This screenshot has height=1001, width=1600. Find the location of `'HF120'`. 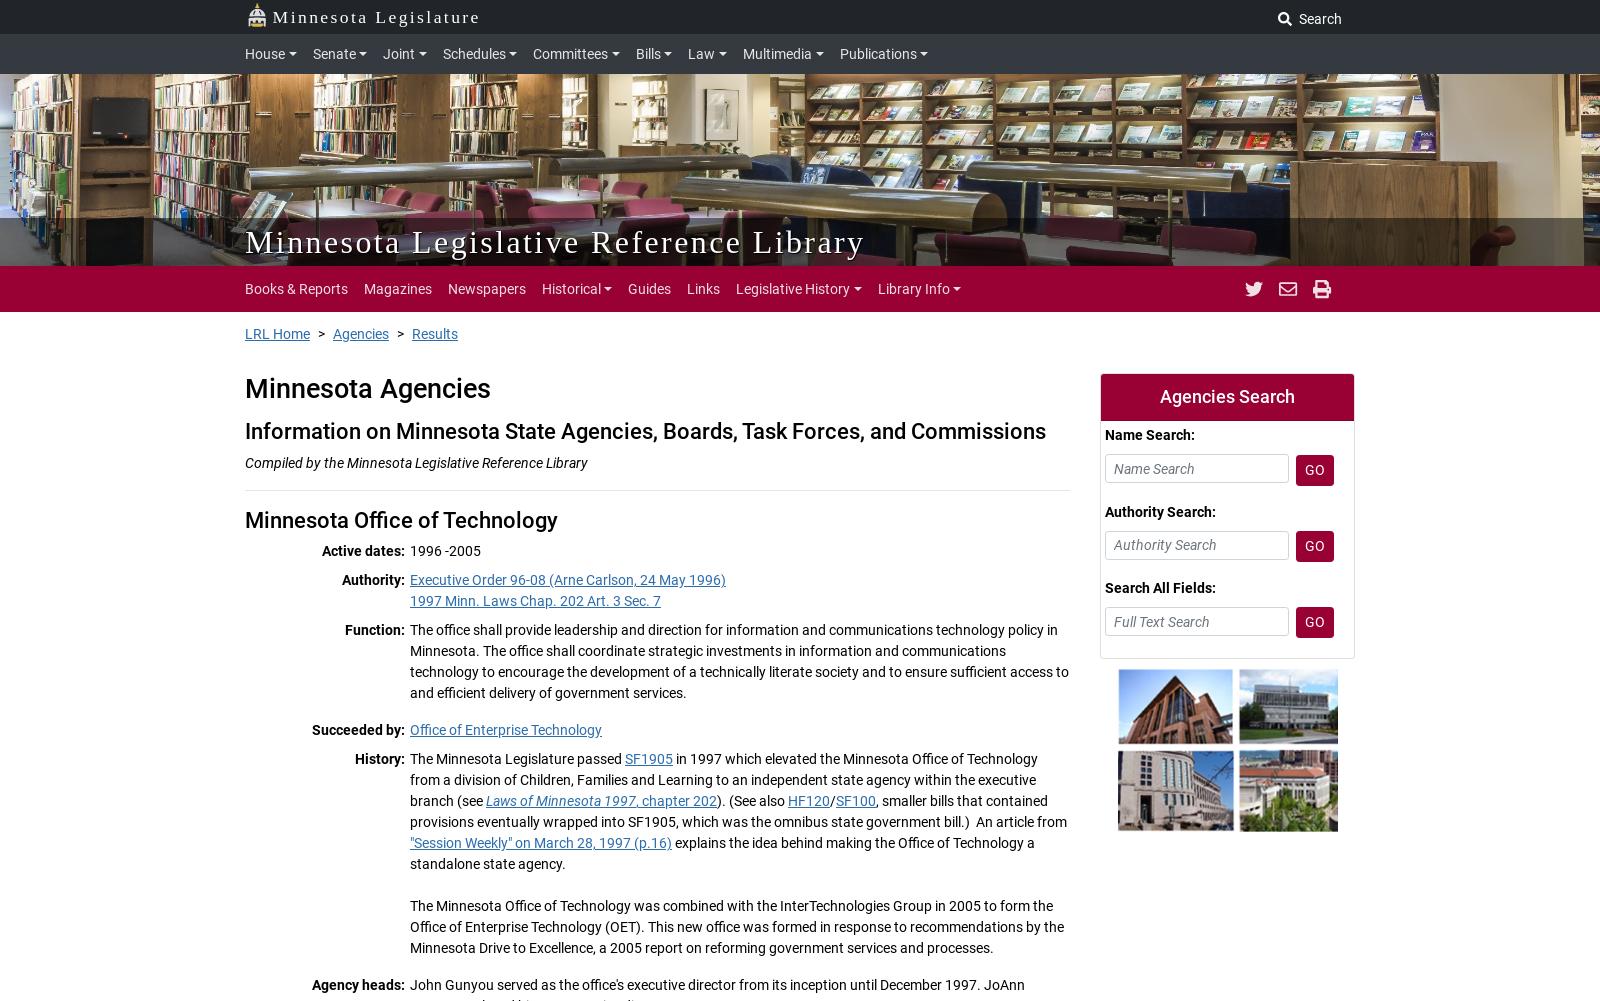

'HF120' is located at coordinates (807, 800).